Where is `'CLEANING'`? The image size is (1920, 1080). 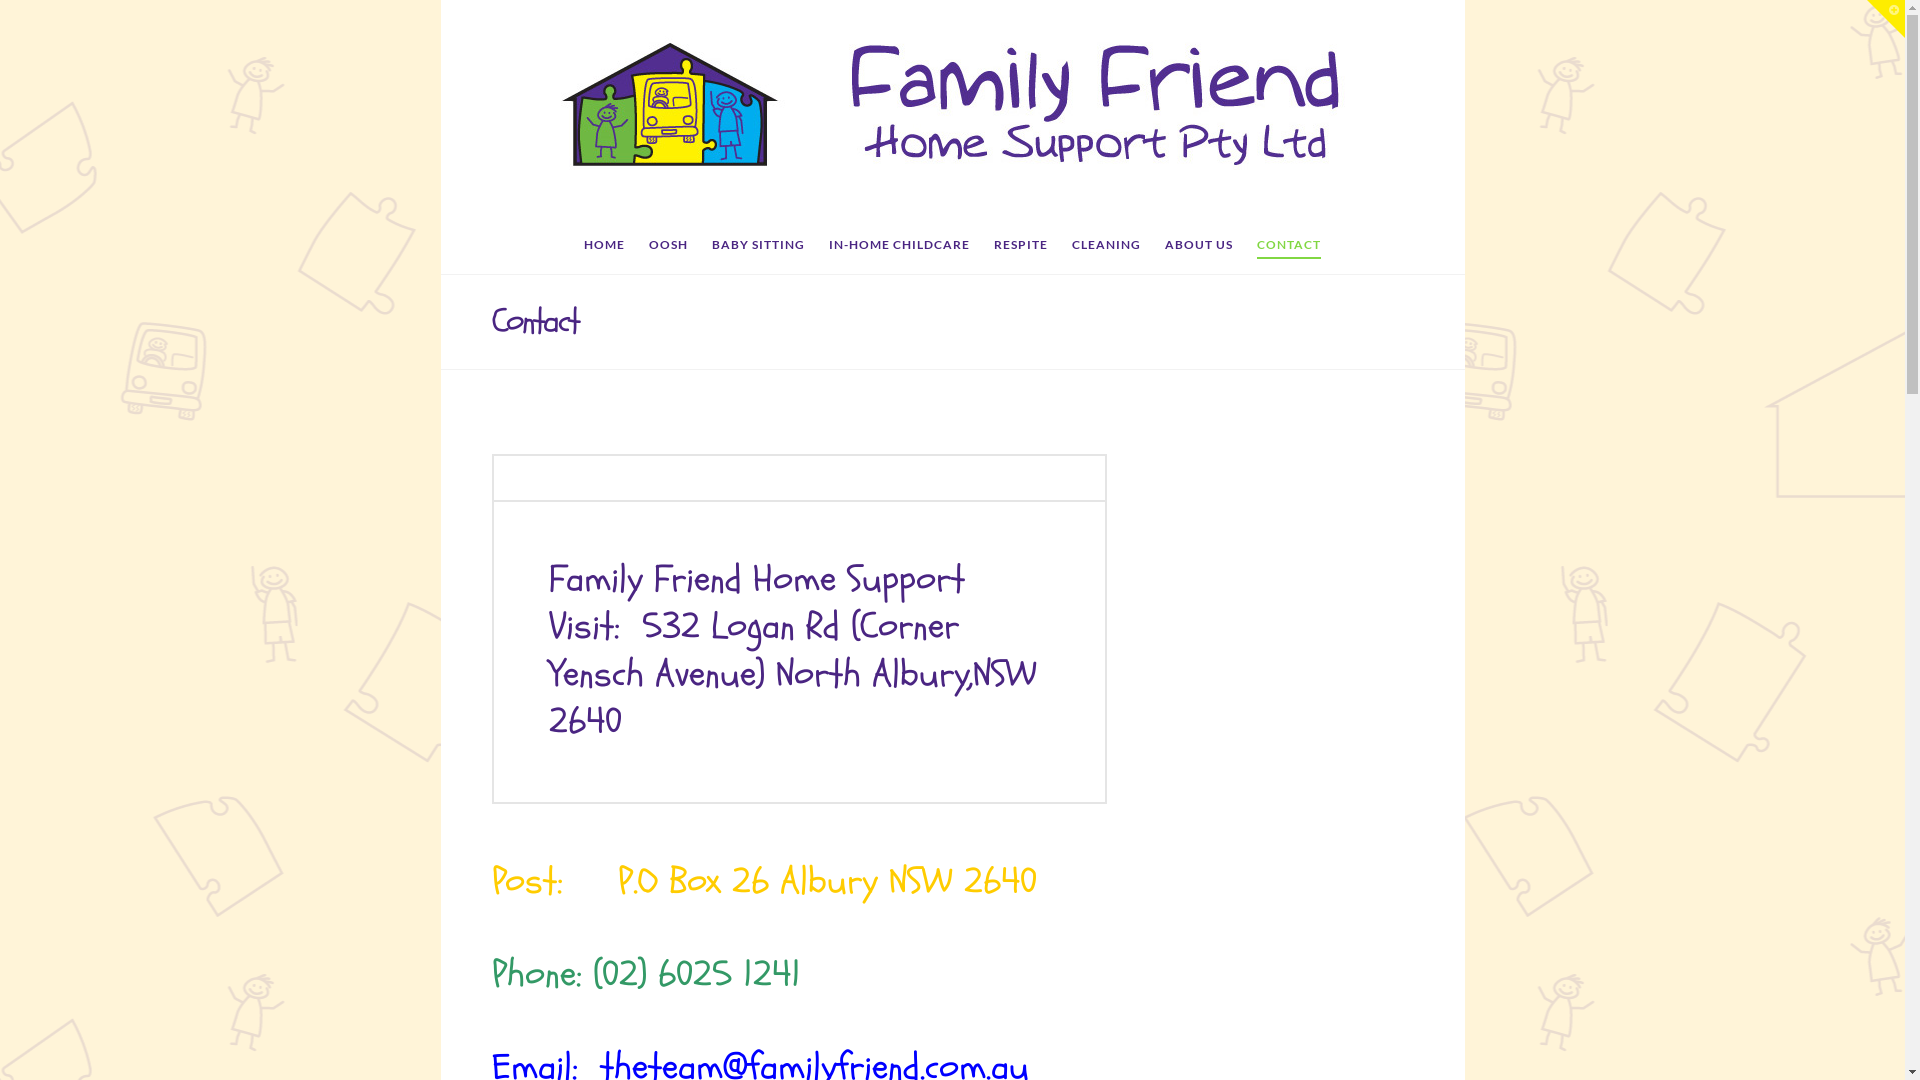 'CLEANING' is located at coordinates (1105, 248).